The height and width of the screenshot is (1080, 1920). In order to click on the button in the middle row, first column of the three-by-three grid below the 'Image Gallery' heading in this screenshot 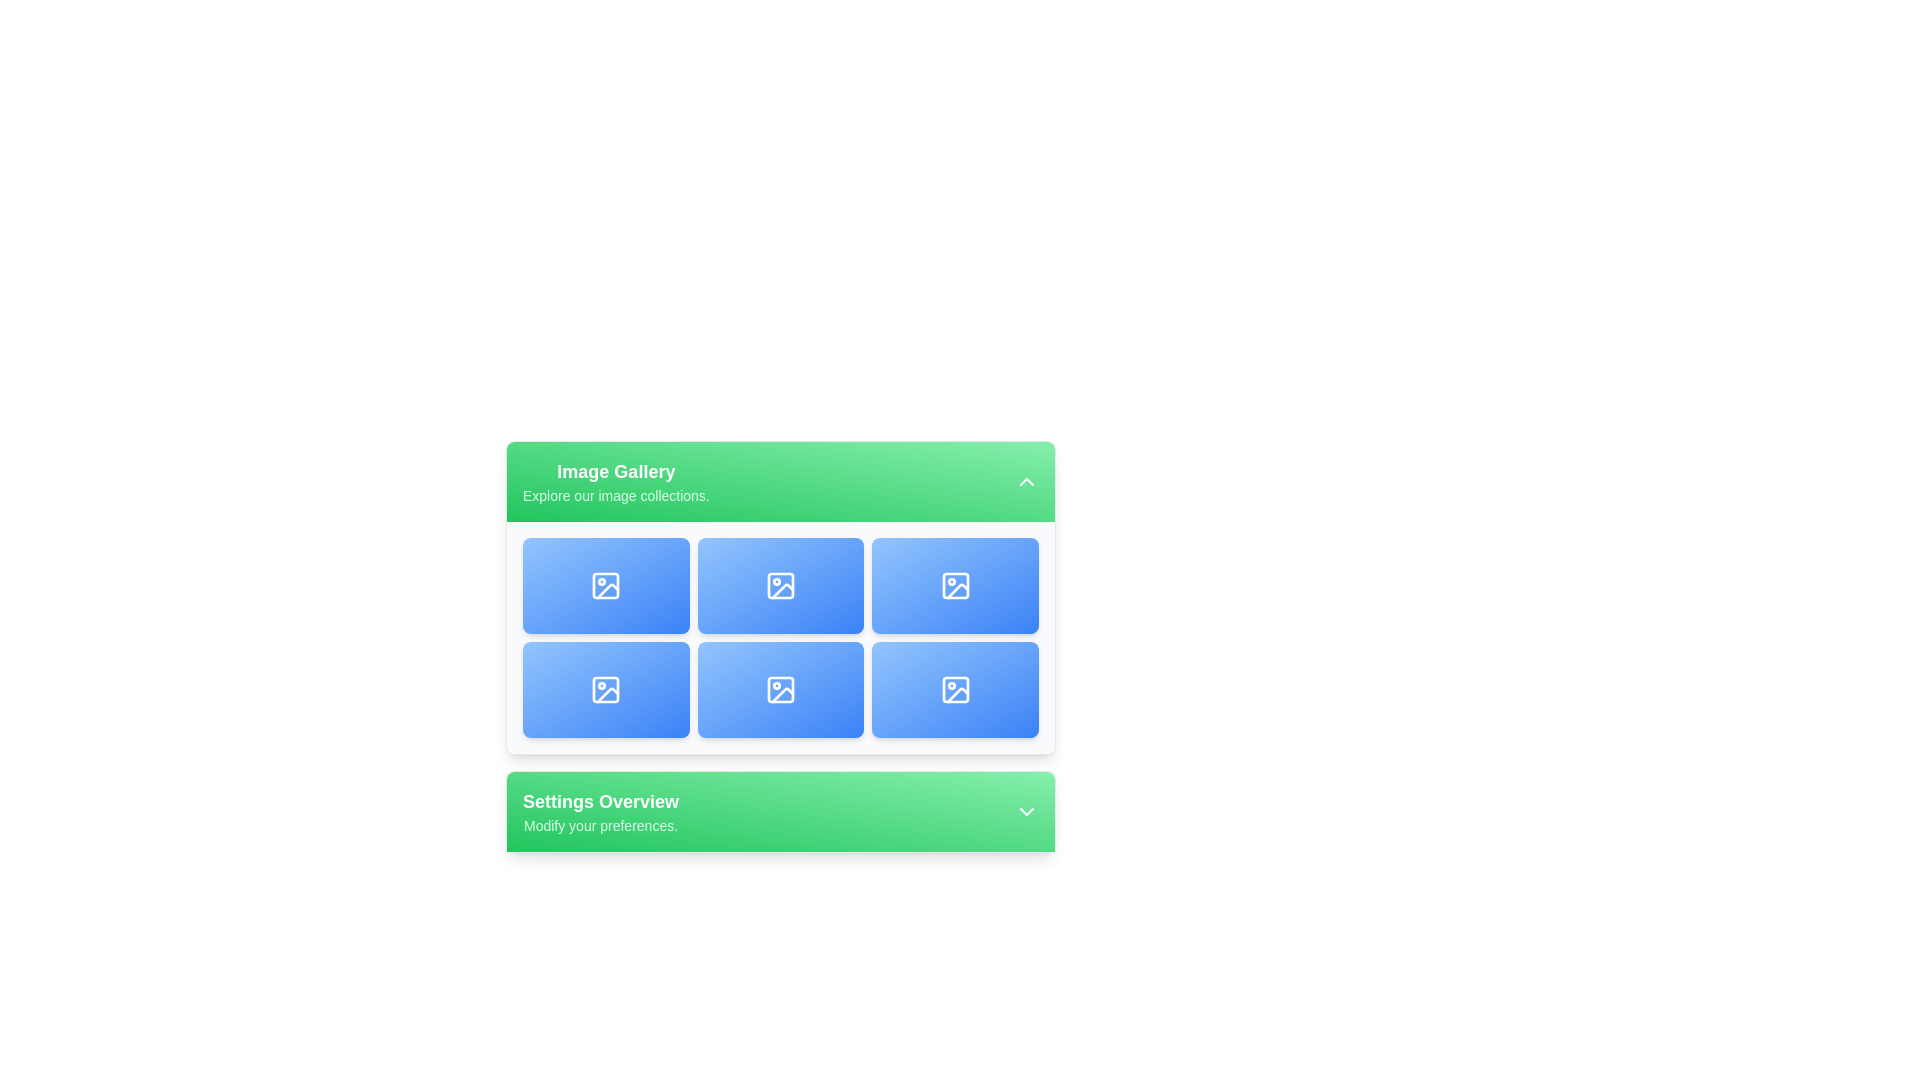, I will do `click(605, 689)`.